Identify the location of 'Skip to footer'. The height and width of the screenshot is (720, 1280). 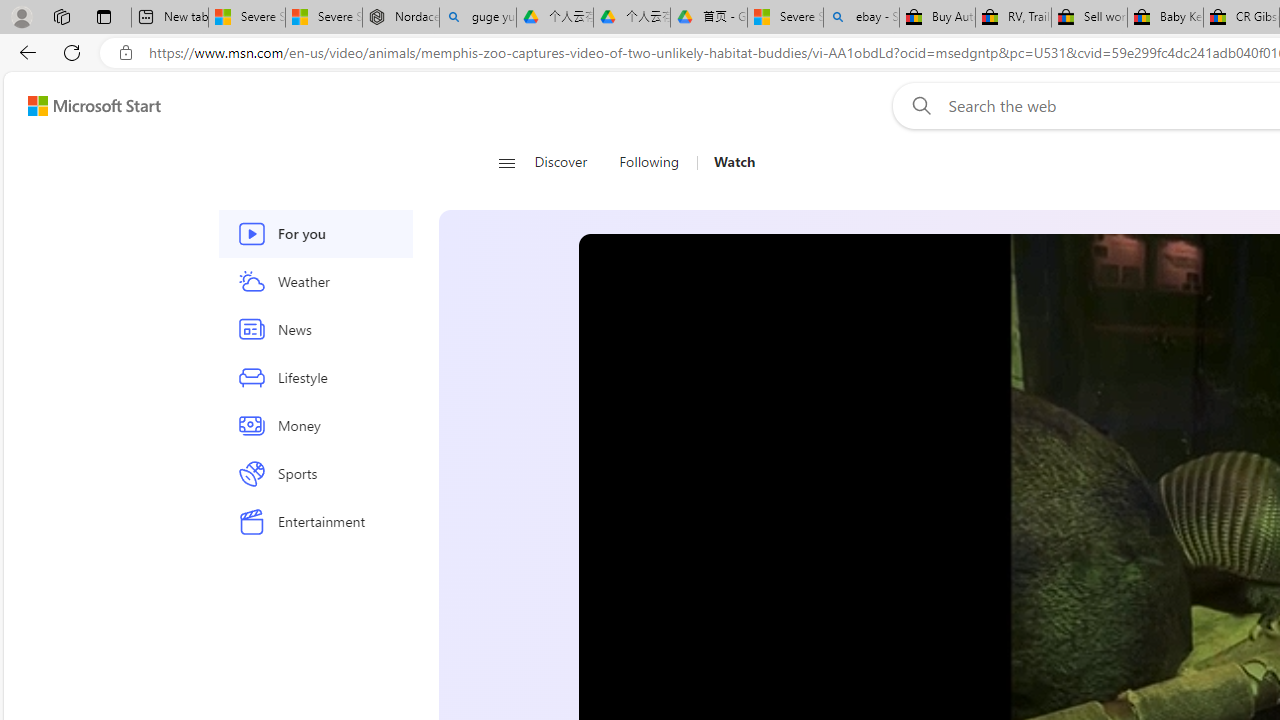
(81, 105).